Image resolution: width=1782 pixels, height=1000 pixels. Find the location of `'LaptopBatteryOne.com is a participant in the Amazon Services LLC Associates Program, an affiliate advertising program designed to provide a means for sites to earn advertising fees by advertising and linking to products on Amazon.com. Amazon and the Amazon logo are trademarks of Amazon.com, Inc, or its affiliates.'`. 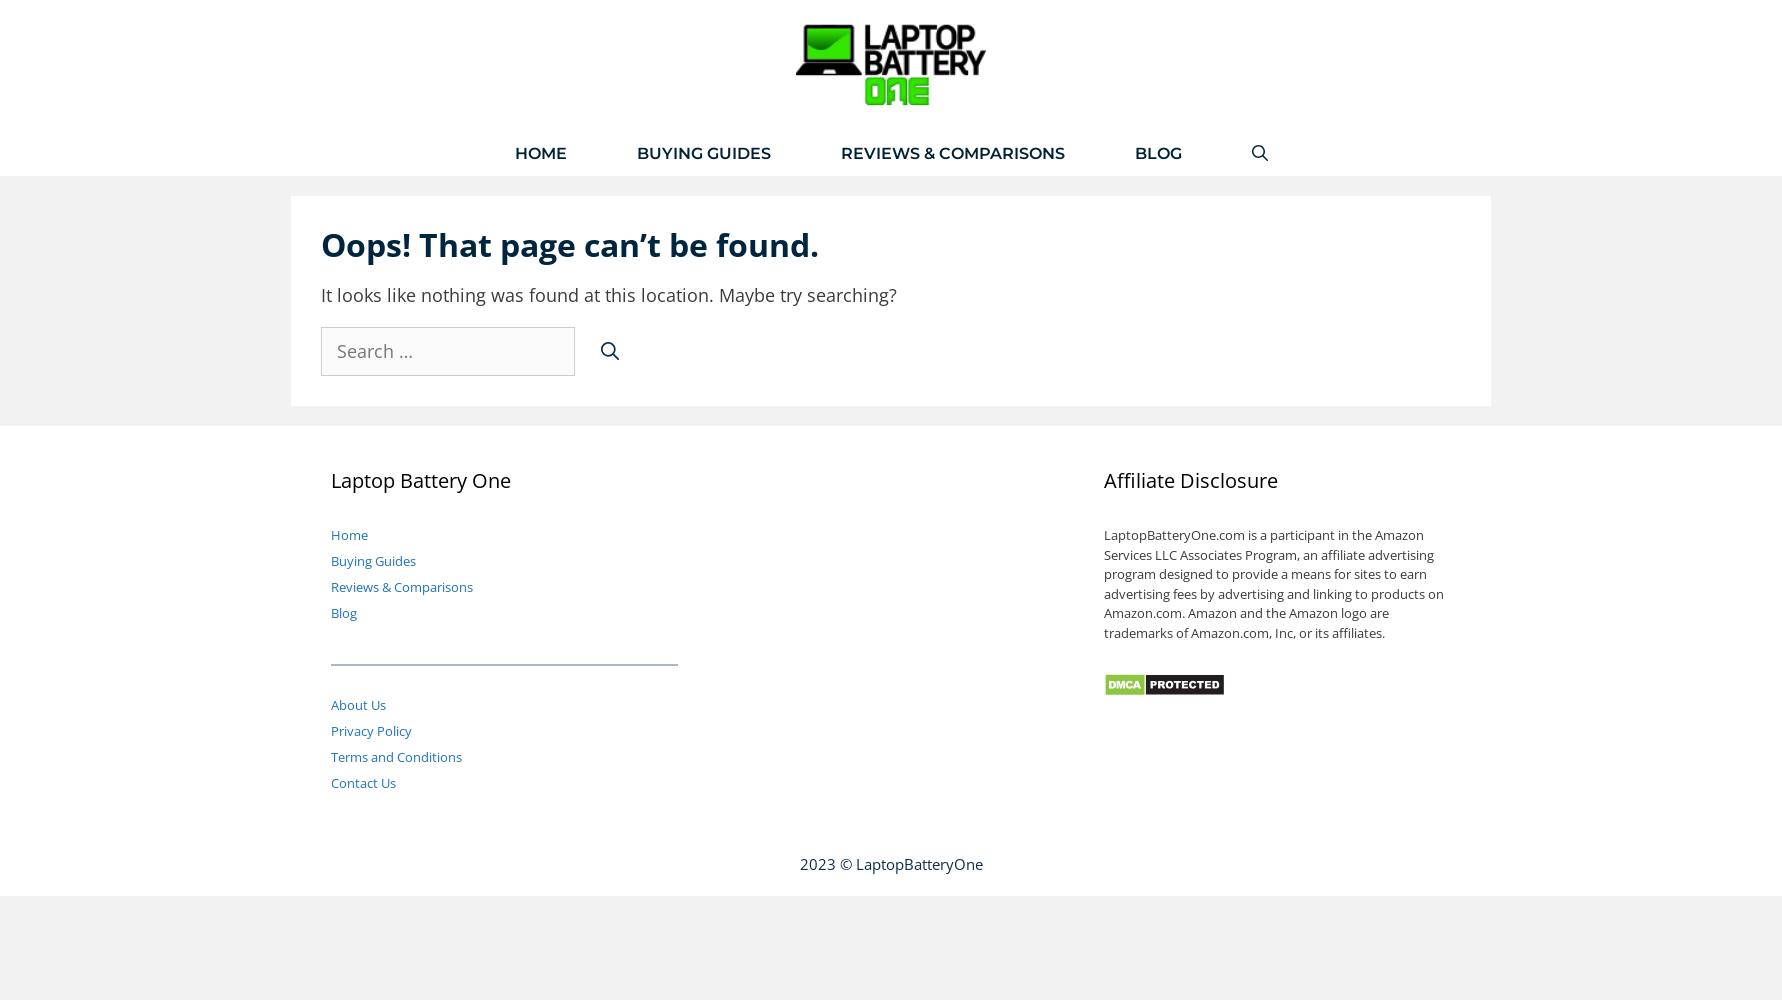

'LaptopBatteryOne.com is a participant in the Amazon Services LLC Associates Program, an affiliate advertising program designed to provide a means for sites to earn advertising fees by advertising and linking to products on Amazon.com. Amazon and the Amazon logo are trademarks of Amazon.com, Inc, or its affiliates.' is located at coordinates (1273, 582).